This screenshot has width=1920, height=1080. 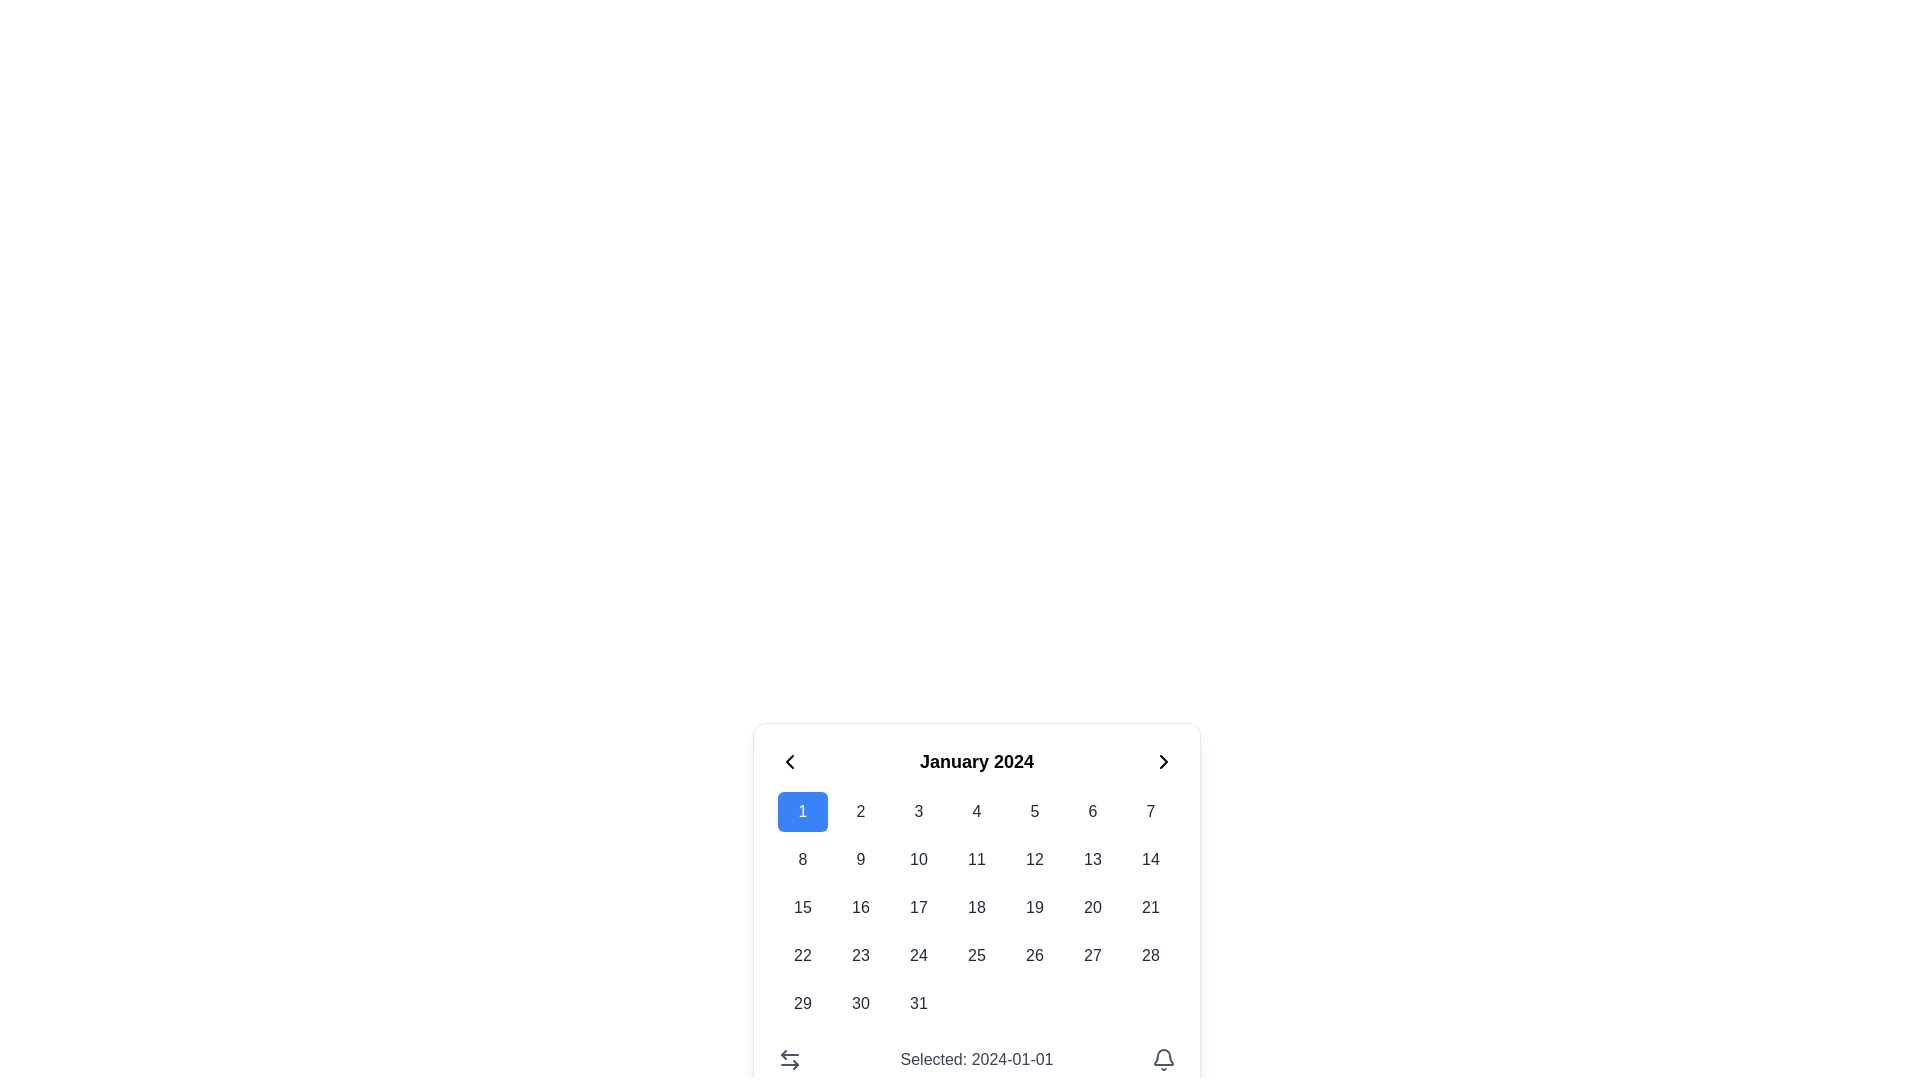 I want to click on the first day button of the displayed month in the calendar, so click(x=802, y=812).